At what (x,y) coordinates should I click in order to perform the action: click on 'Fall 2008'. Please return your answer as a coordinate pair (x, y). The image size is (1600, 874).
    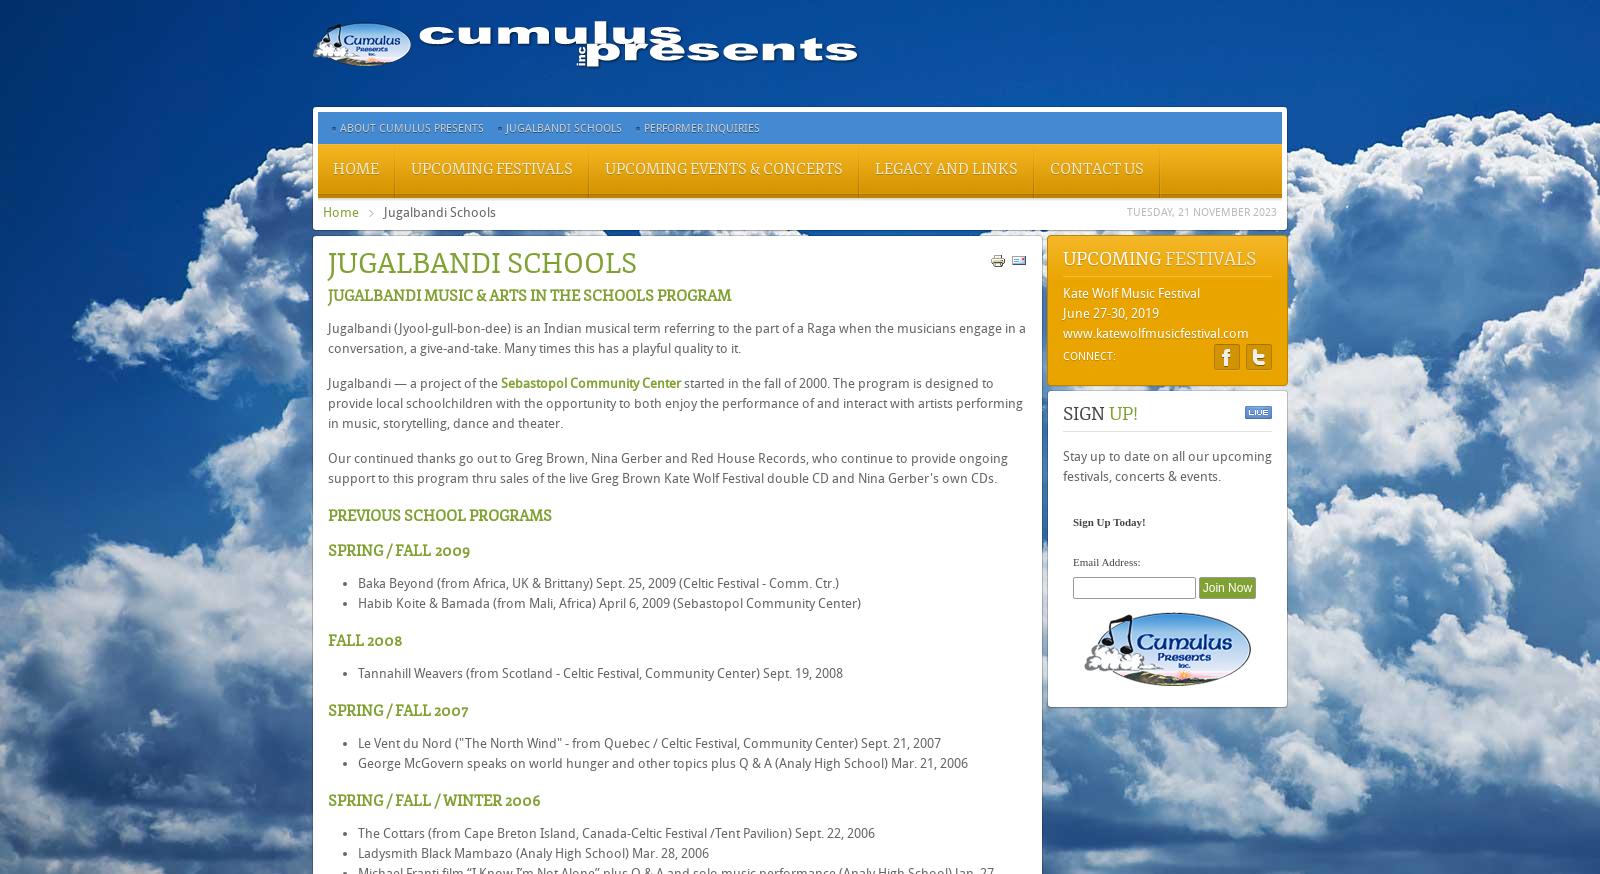
    Looking at the image, I should click on (364, 640).